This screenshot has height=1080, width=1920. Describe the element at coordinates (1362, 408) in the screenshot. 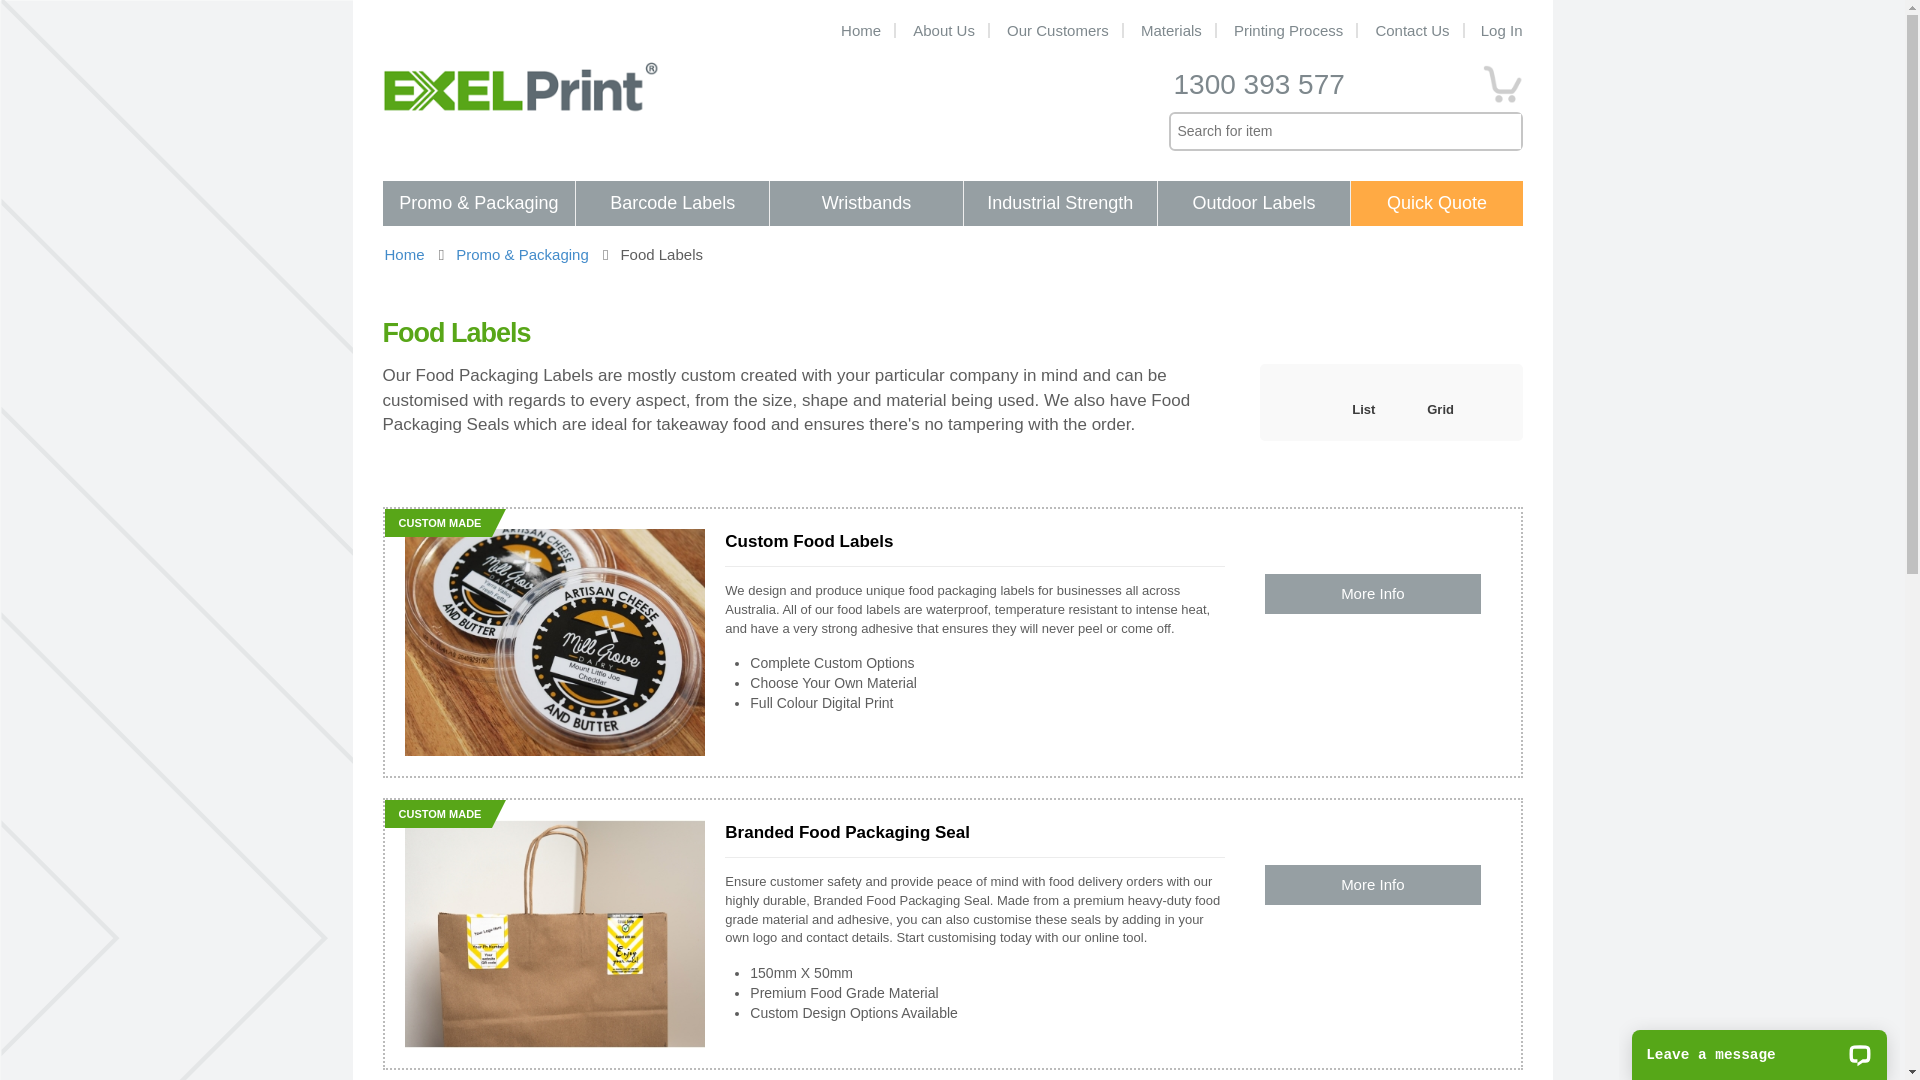

I see `'List'` at that location.